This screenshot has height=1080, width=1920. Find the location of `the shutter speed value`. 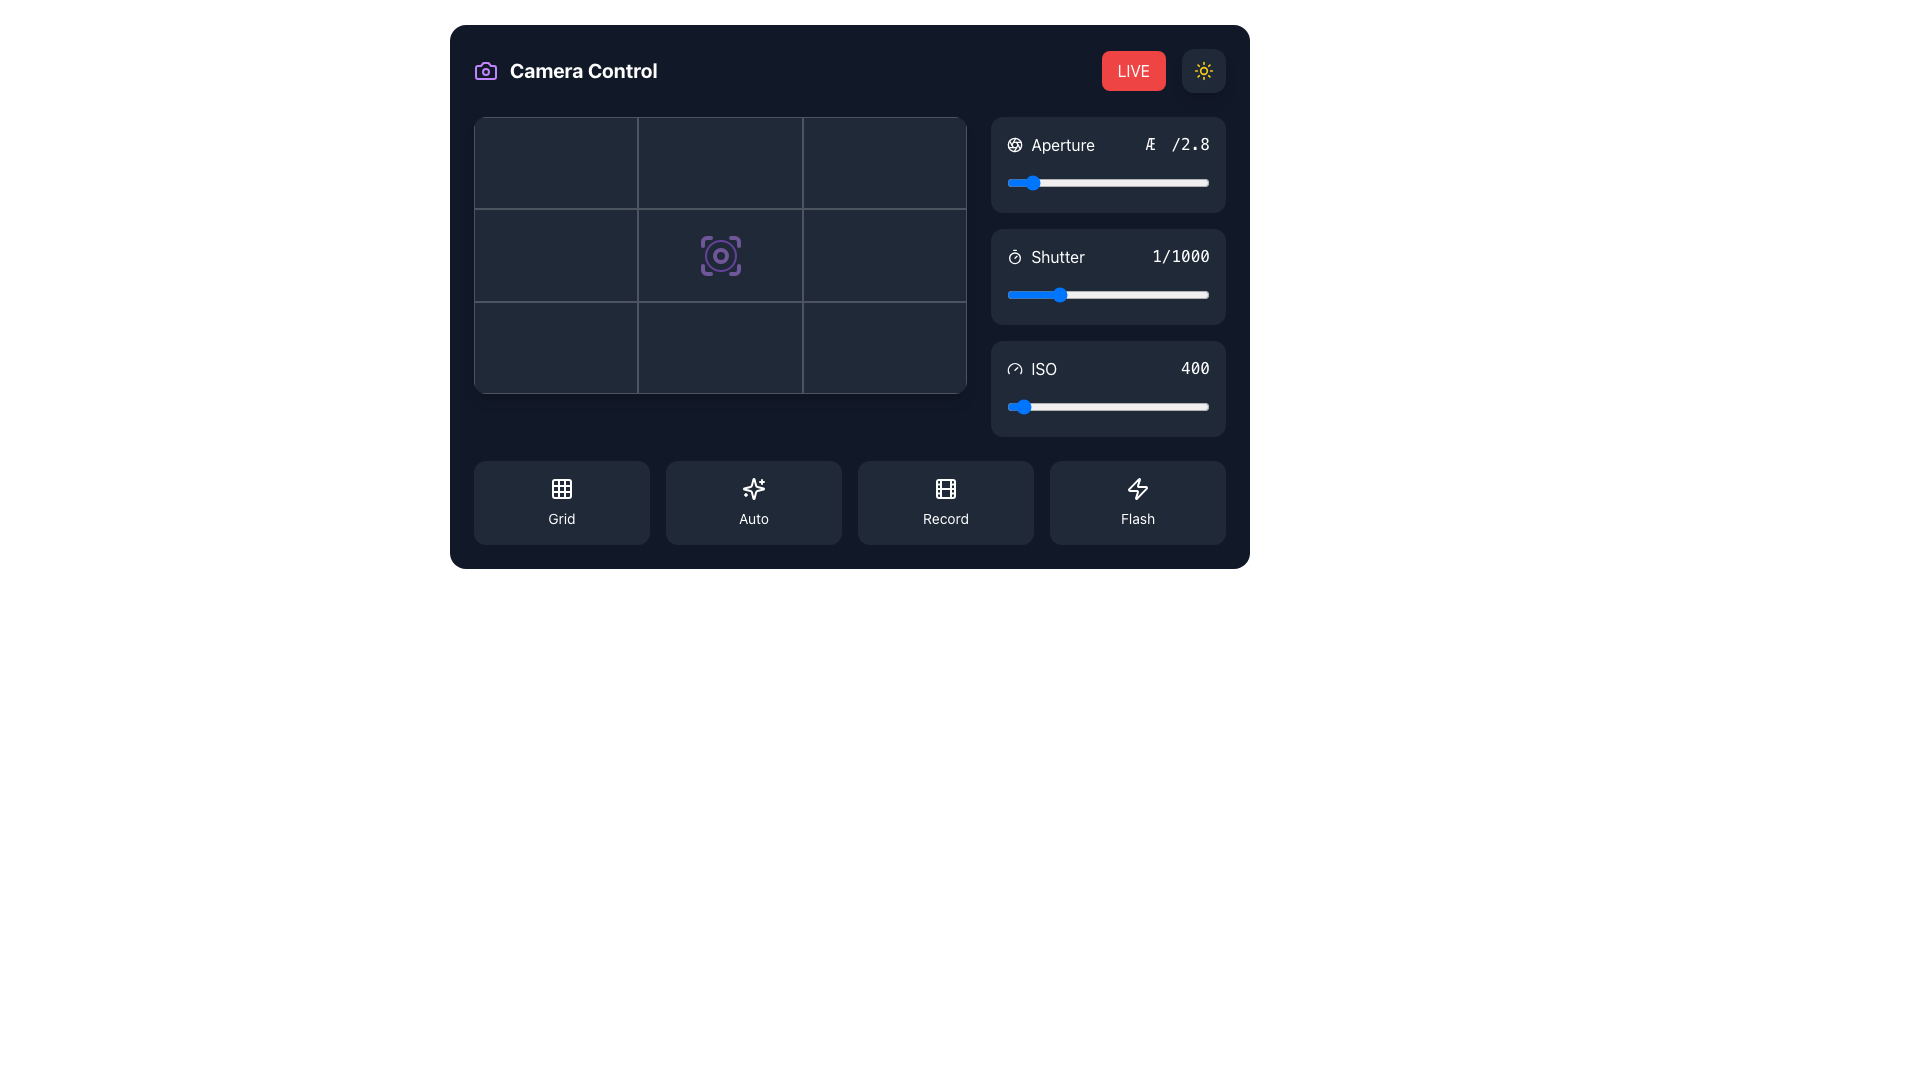

the shutter speed value is located at coordinates (1114, 294).